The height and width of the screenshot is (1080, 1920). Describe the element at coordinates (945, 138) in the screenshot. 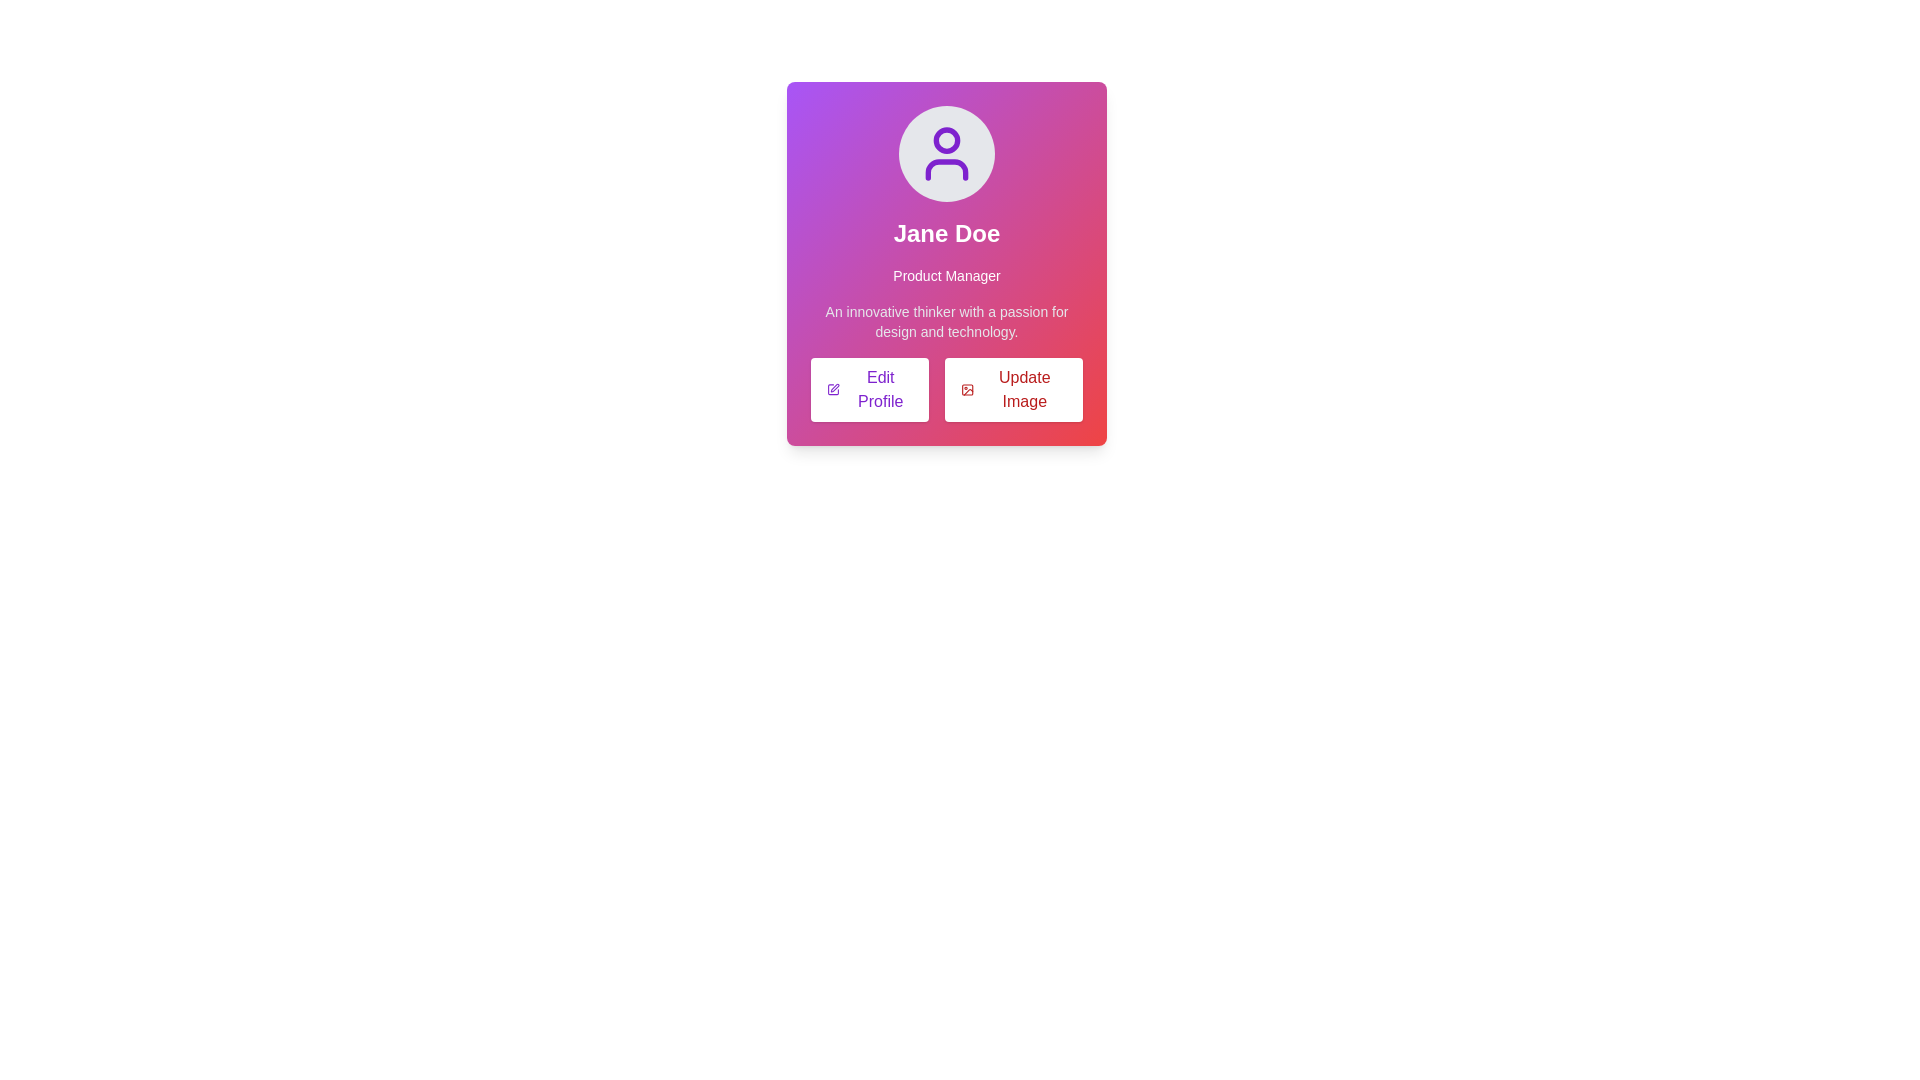

I see `the small circular shape that is part of the user profile icon, located at the top center of the UI card` at that location.